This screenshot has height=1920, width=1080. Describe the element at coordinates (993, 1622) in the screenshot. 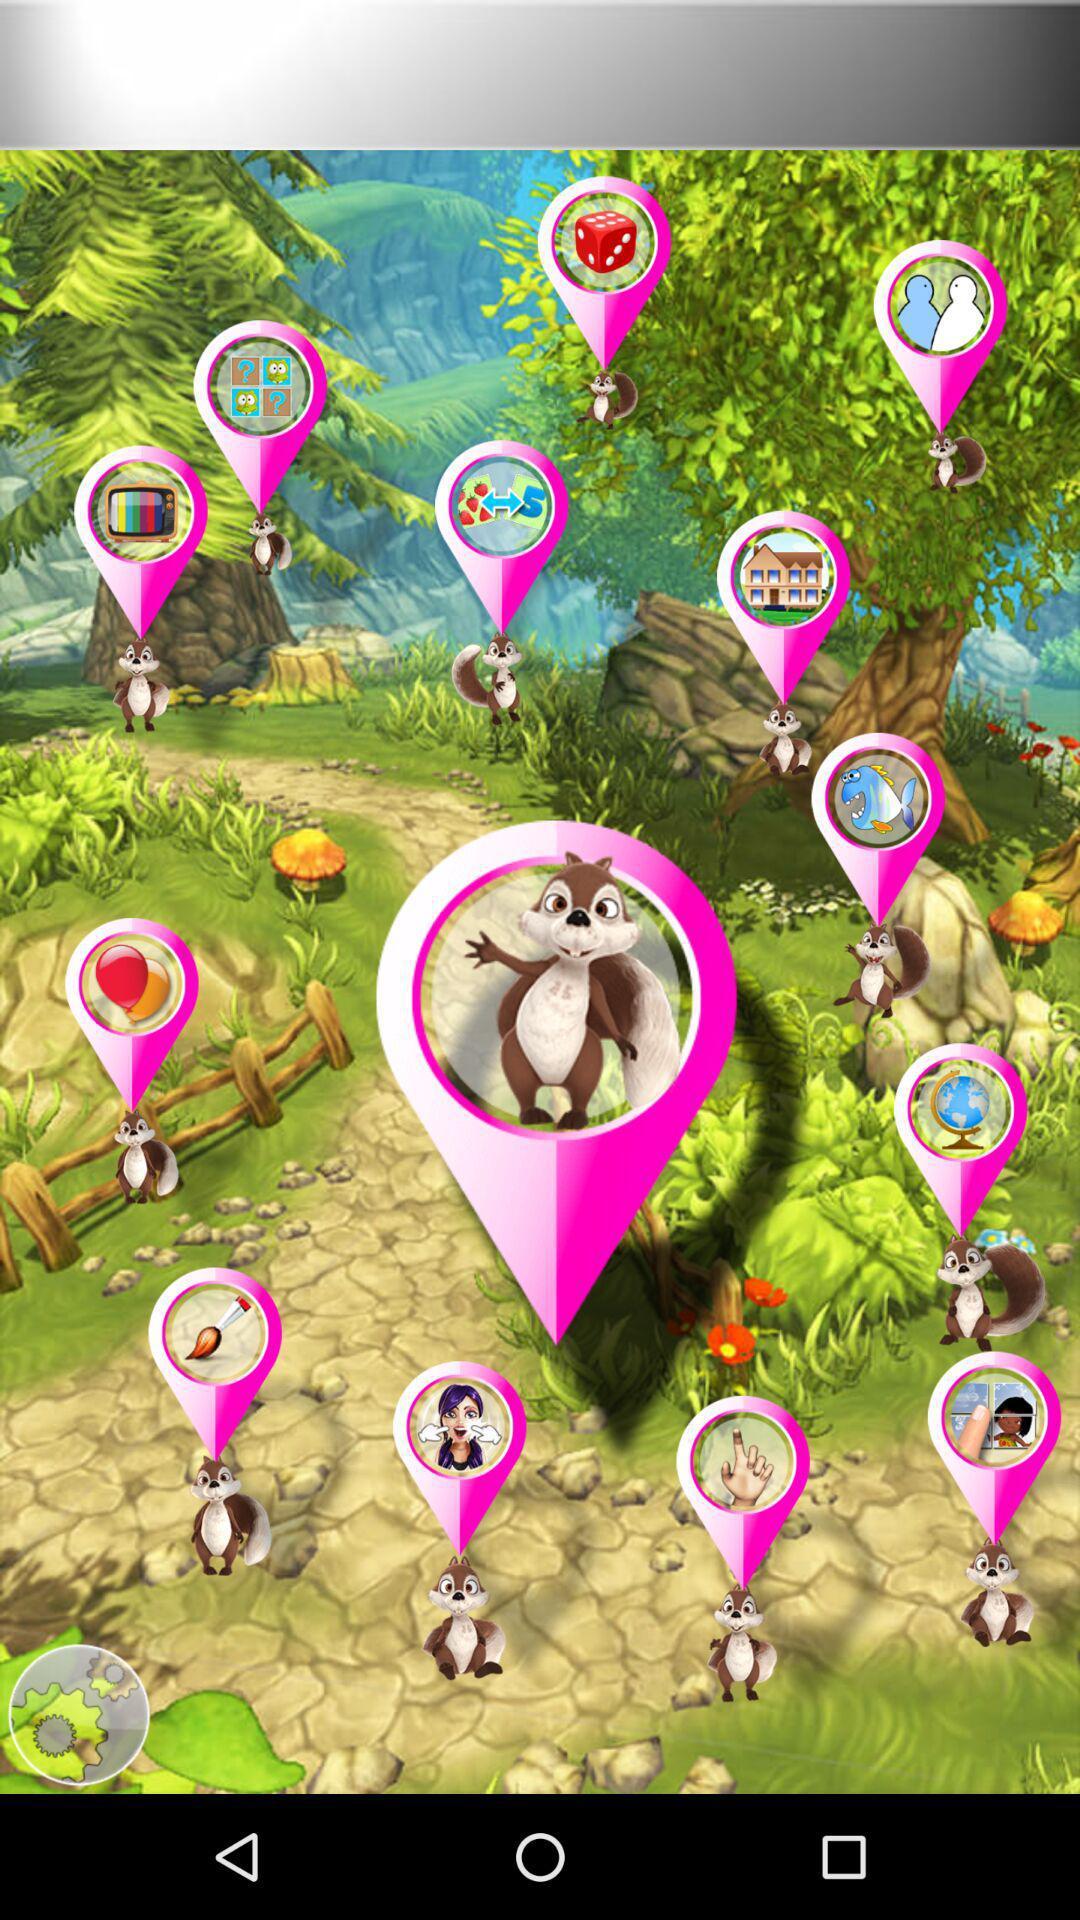

I see `the location icon` at that location.